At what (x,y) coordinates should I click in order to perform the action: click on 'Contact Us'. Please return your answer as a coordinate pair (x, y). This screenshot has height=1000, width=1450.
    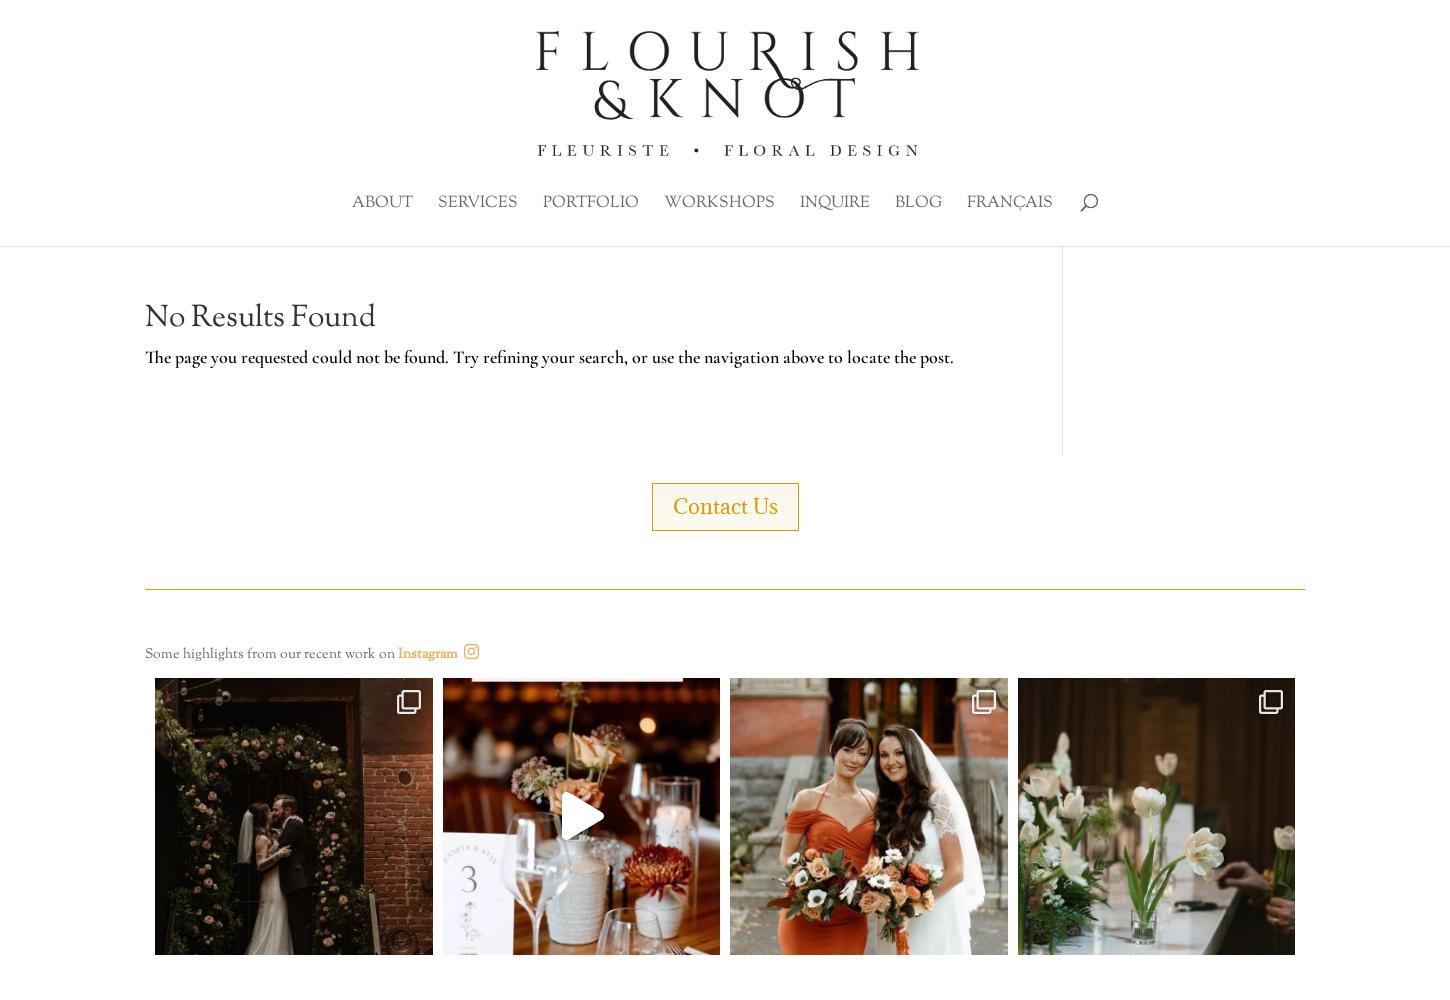
    Looking at the image, I should click on (670, 506).